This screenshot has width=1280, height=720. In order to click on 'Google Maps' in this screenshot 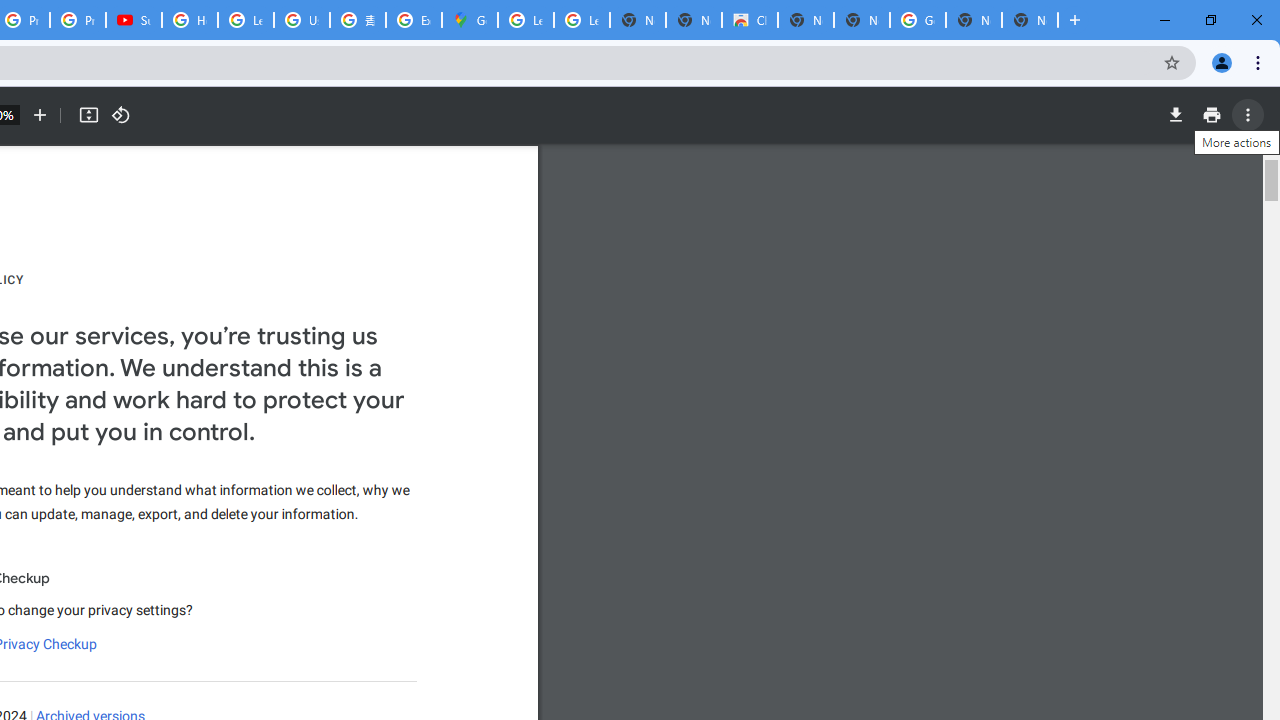, I will do `click(468, 20)`.